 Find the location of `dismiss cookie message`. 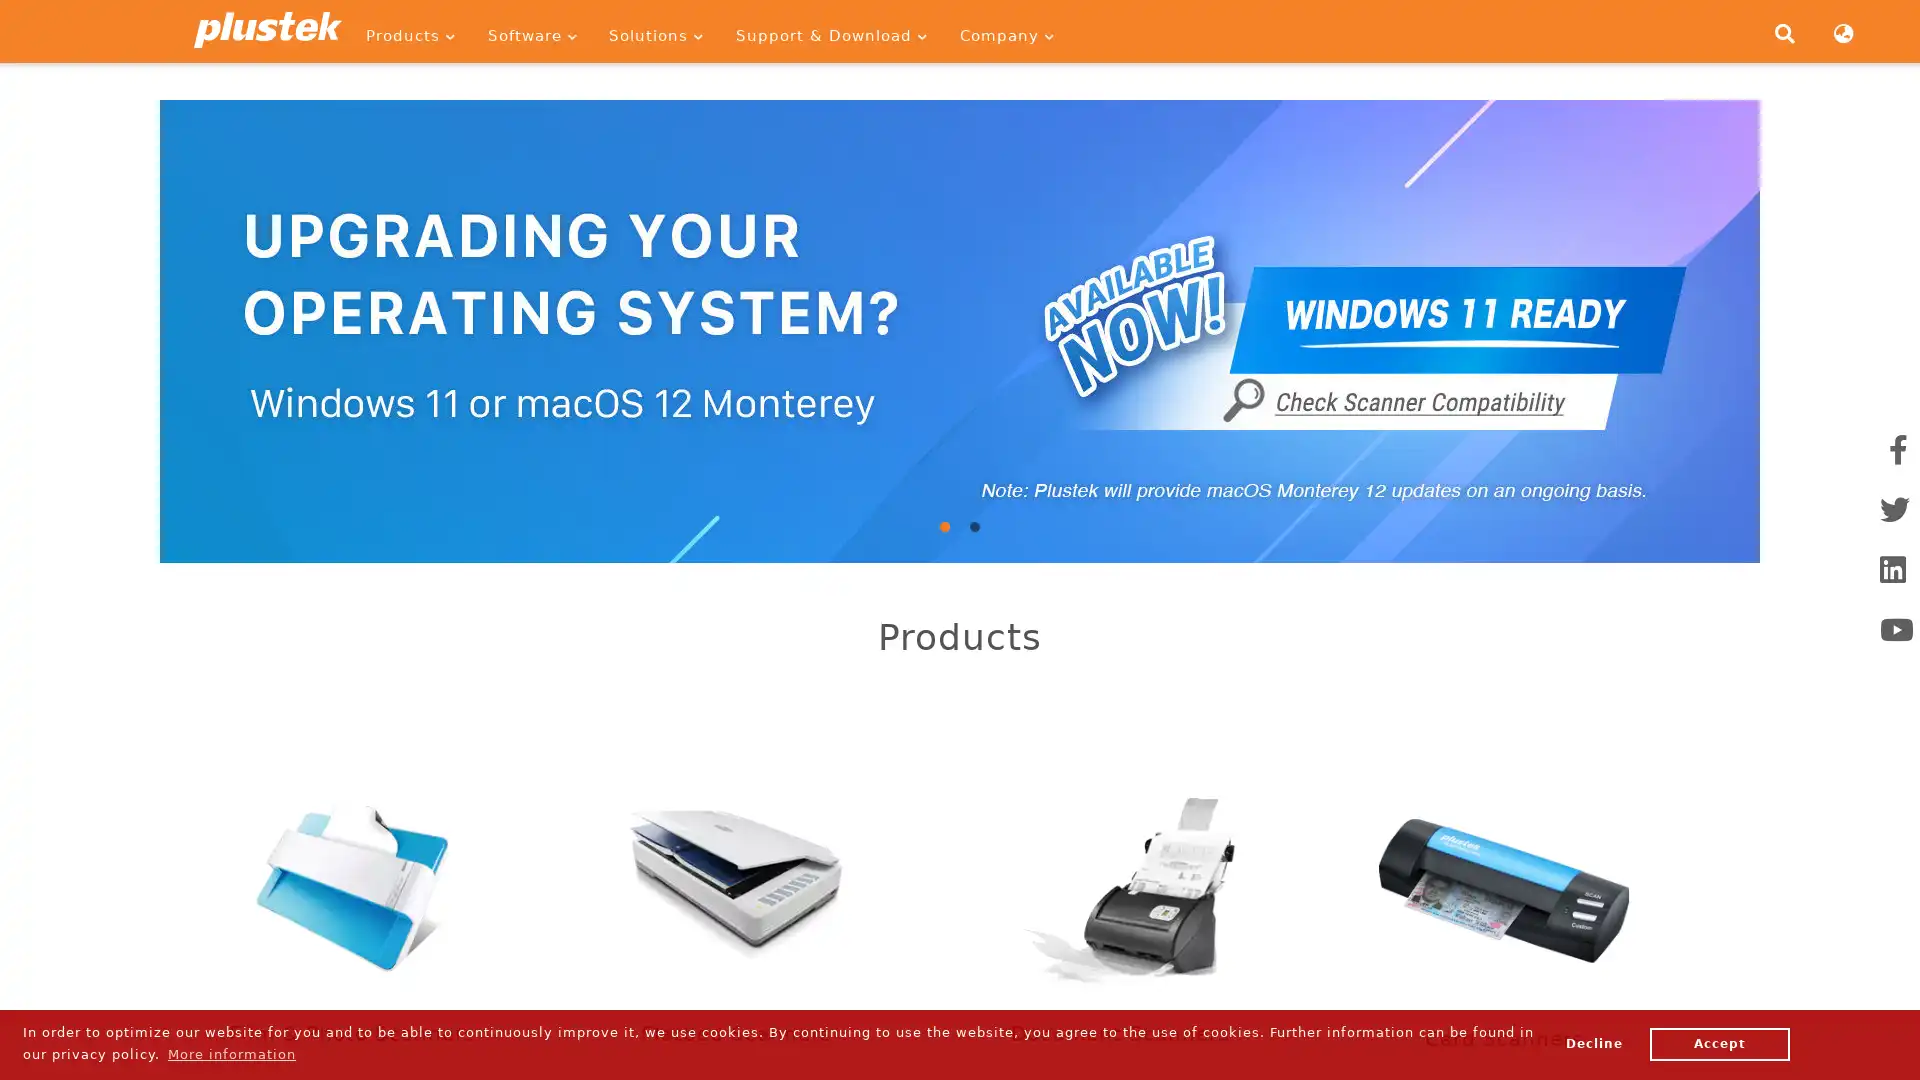

dismiss cookie message is located at coordinates (1718, 1043).